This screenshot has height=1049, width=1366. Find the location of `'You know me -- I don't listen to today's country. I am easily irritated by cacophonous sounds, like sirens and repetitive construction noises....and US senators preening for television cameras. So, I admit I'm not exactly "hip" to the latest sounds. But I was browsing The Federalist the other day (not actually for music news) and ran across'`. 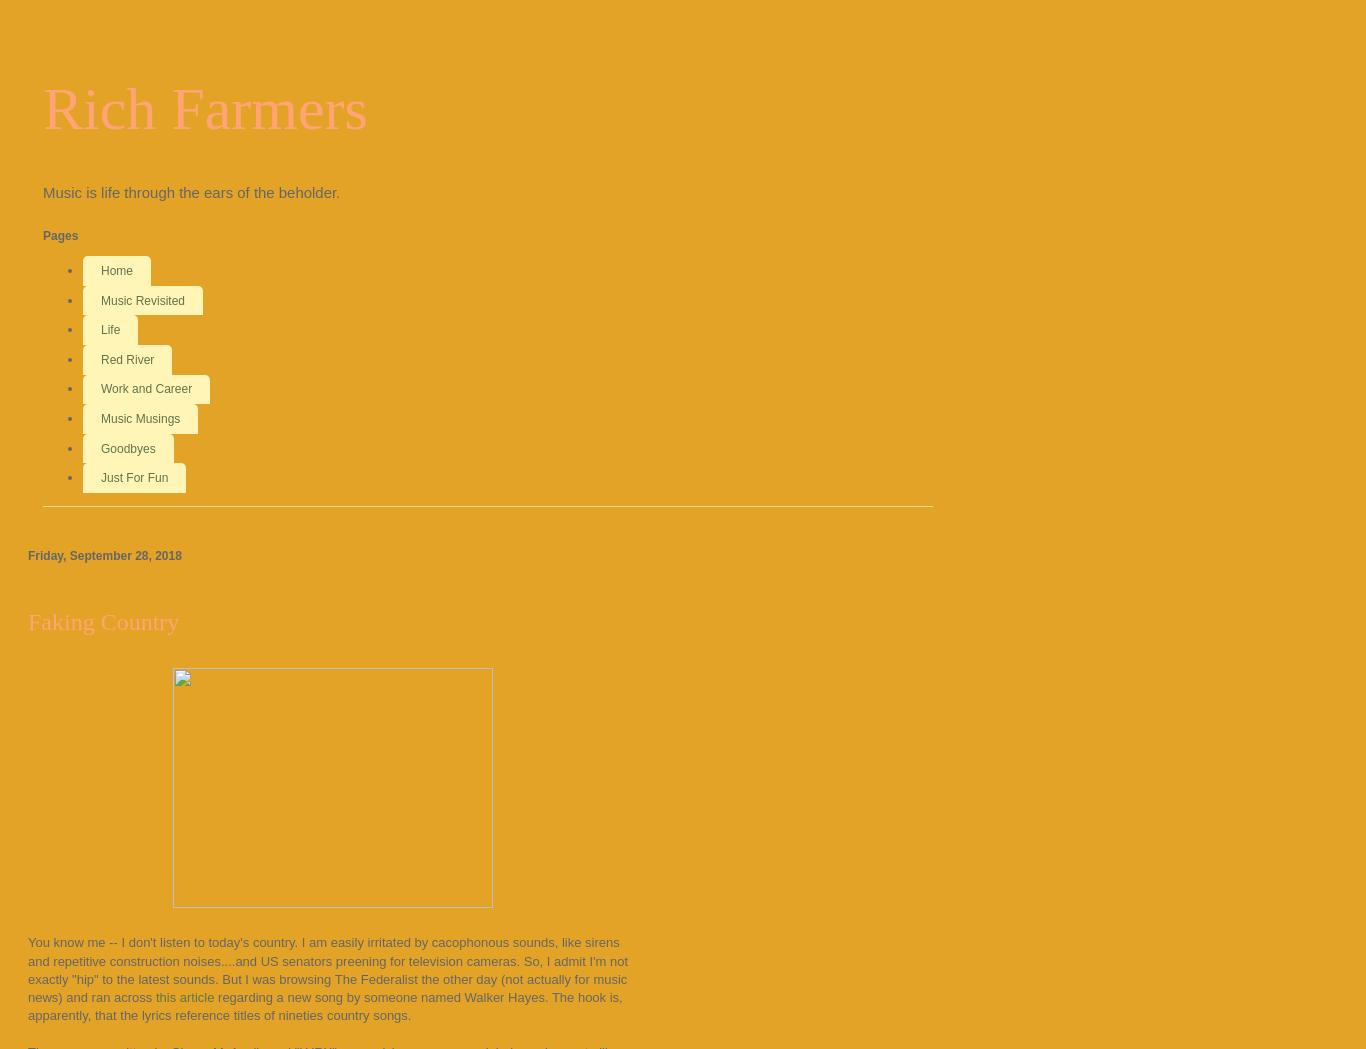

'You know me -- I don't listen to today's country. I am easily irritated by cacophonous sounds, like sirens and repetitive construction noises....and US senators preening for television cameras. So, I admit I'm not exactly "hip" to the latest sounds. But I was browsing The Federalist the other day (not actually for music news) and ran across' is located at coordinates (327, 968).